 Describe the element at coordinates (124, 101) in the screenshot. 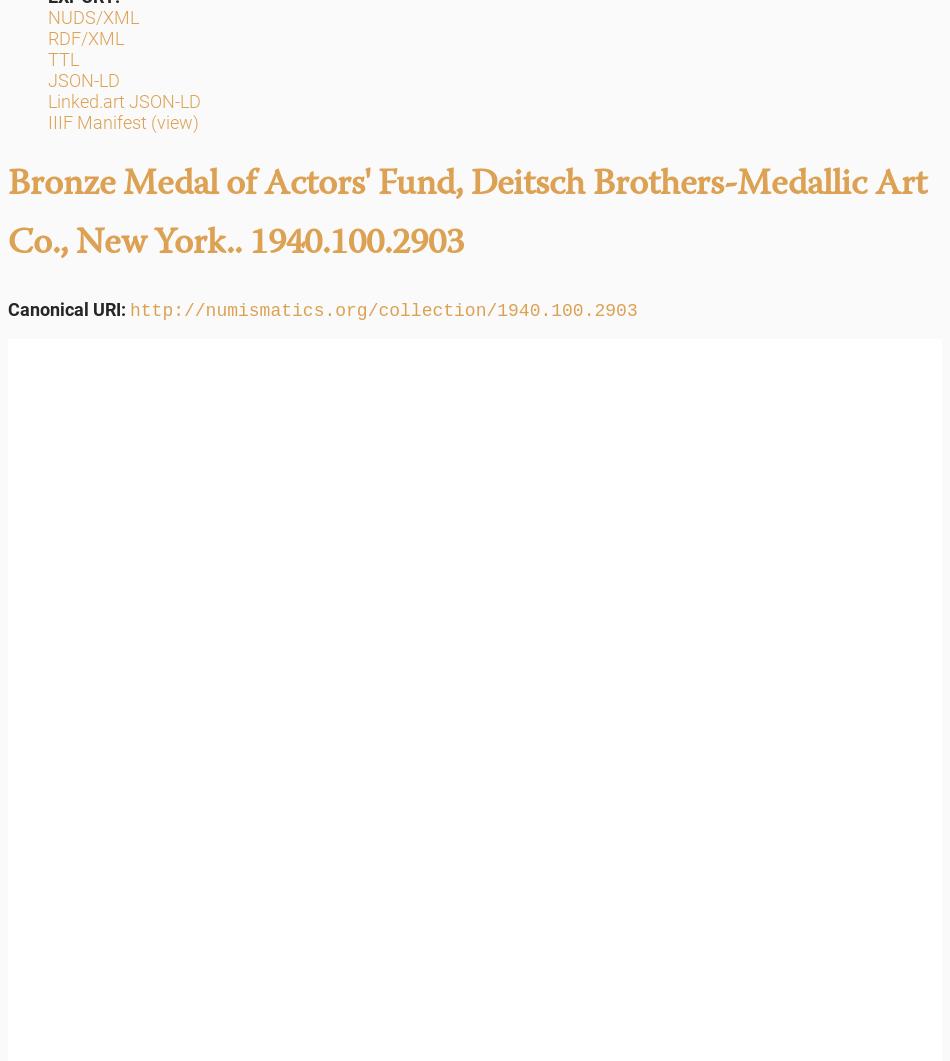

I see `'Linked.art JSON-LD'` at that location.